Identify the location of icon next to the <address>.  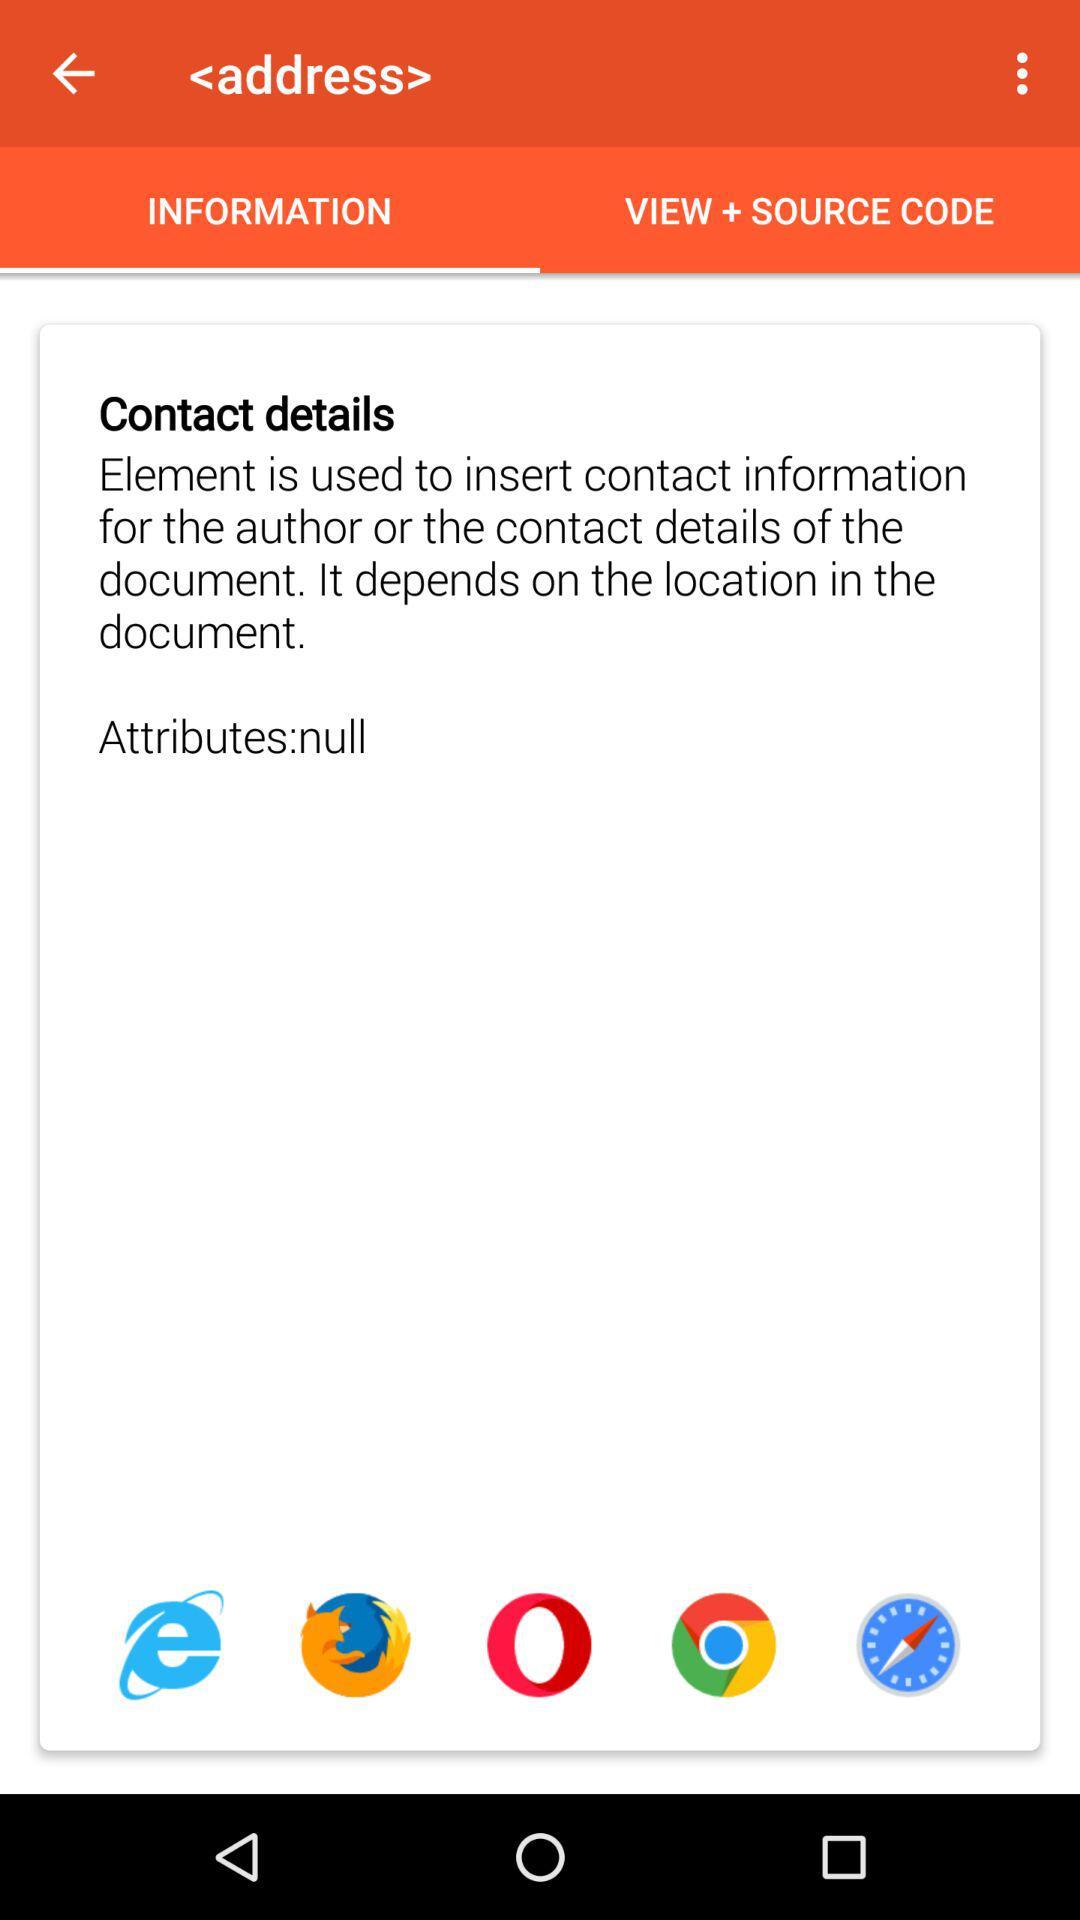
(1027, 73).